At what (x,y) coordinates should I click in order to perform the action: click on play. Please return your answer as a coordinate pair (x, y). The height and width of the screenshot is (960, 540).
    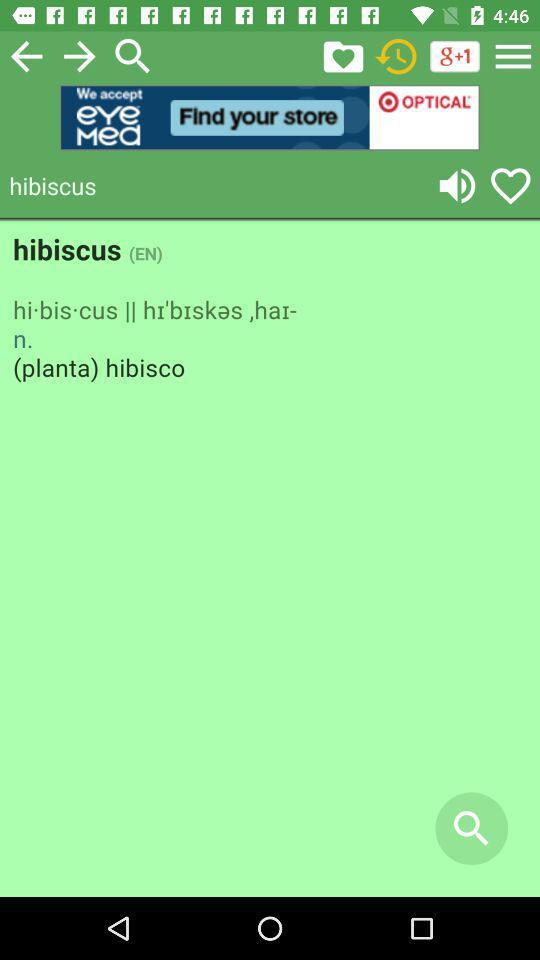
    Looking at the image, I should click on (457, 185).